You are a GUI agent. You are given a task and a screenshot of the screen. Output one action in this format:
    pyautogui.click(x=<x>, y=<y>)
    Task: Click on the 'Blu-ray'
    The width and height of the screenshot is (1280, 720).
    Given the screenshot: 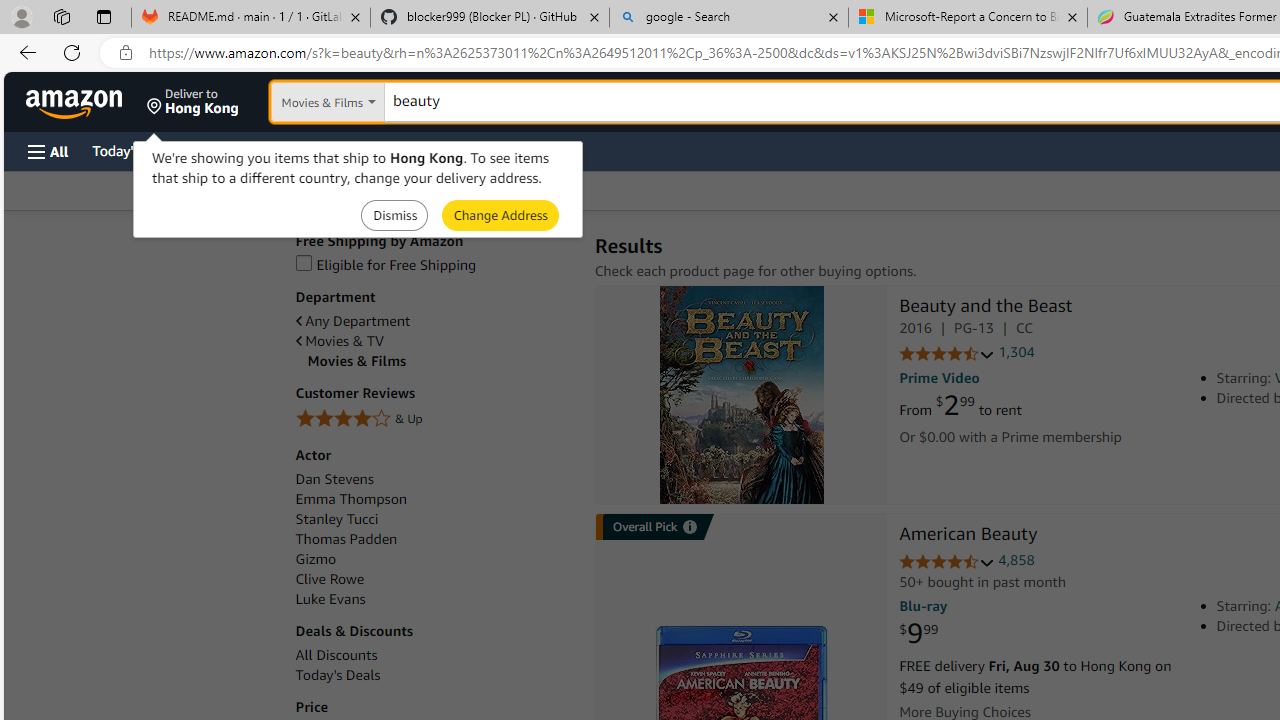 What is the action you would take?
    pyautogui.click(x=922, y=605)
    